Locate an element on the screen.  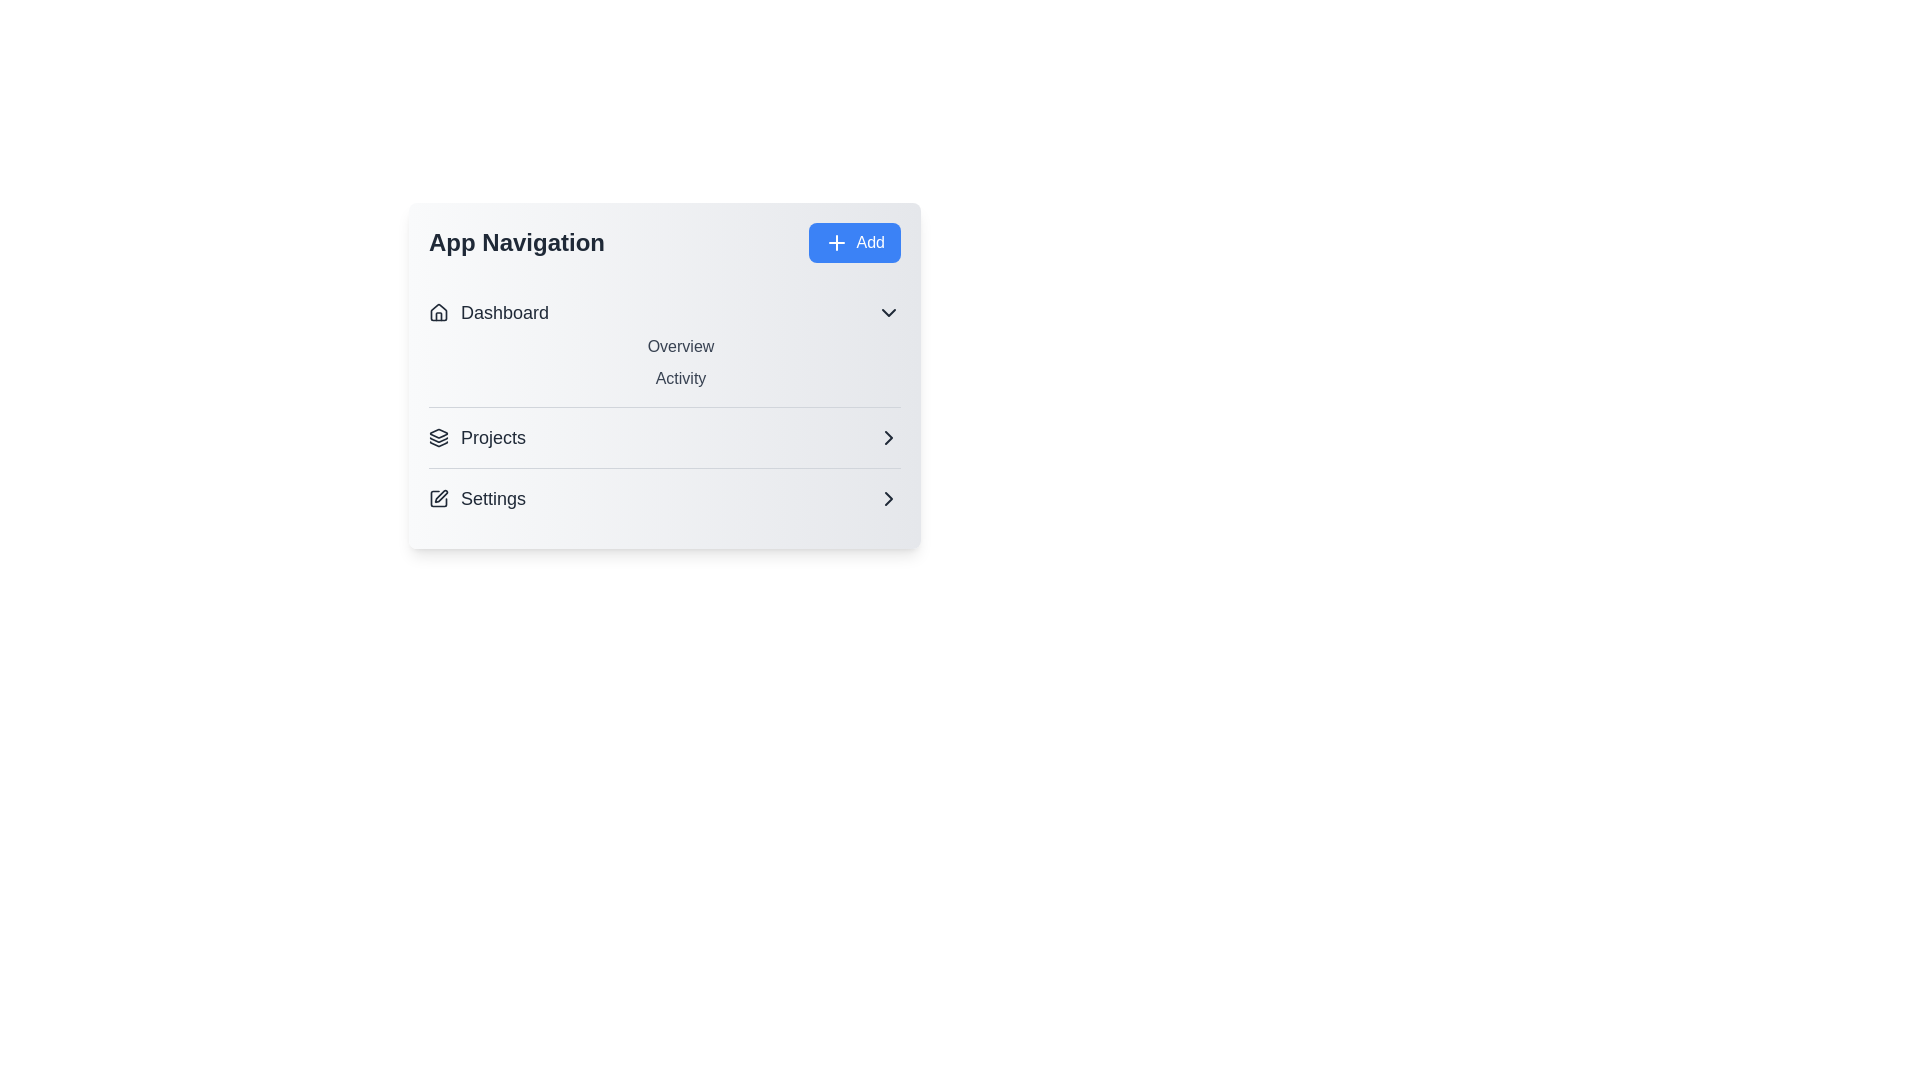
the dropdown button of the 'Dashboard' category to toggle its visibility is located at coordinates (887, 312).